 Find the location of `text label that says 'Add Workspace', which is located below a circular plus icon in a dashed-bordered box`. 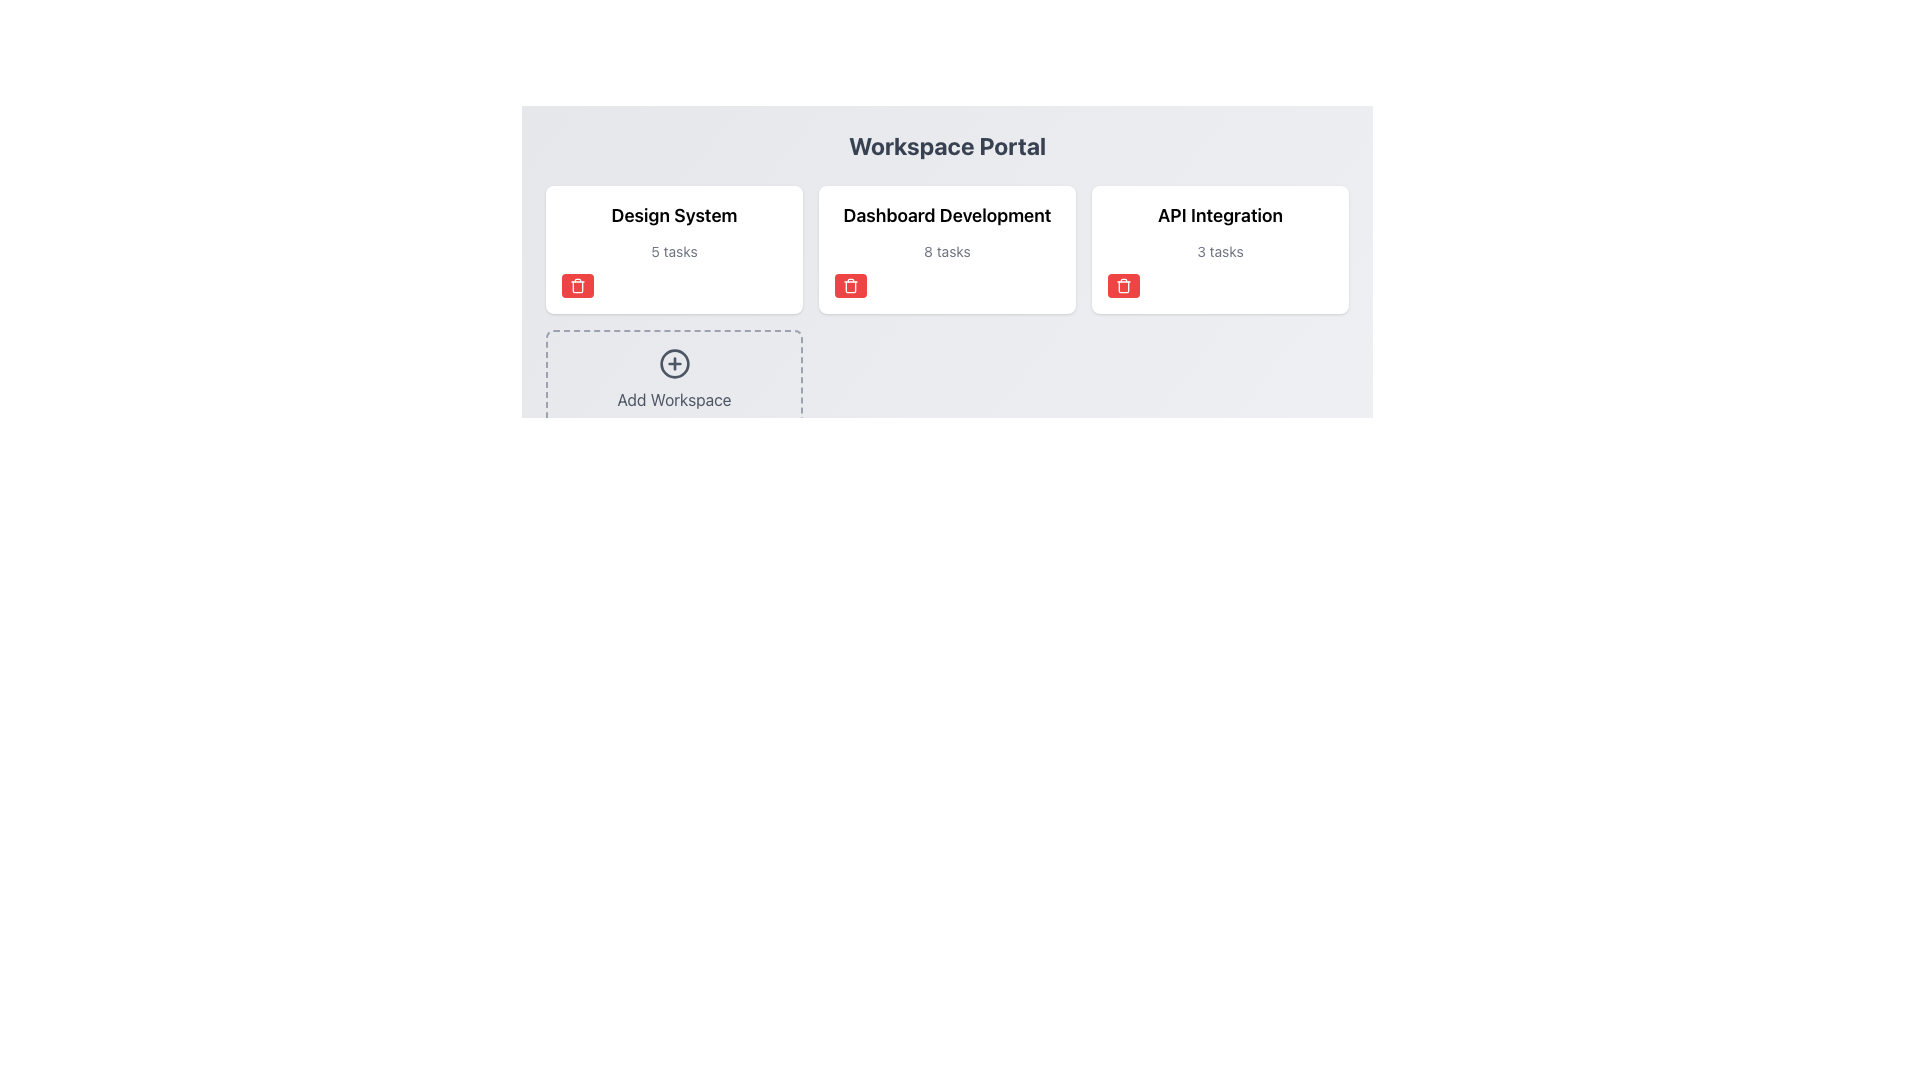

text label that says 'Add Workspace', which is located below a circular plus icon in a dashed-bordered box is located at coordinates (674, 400).